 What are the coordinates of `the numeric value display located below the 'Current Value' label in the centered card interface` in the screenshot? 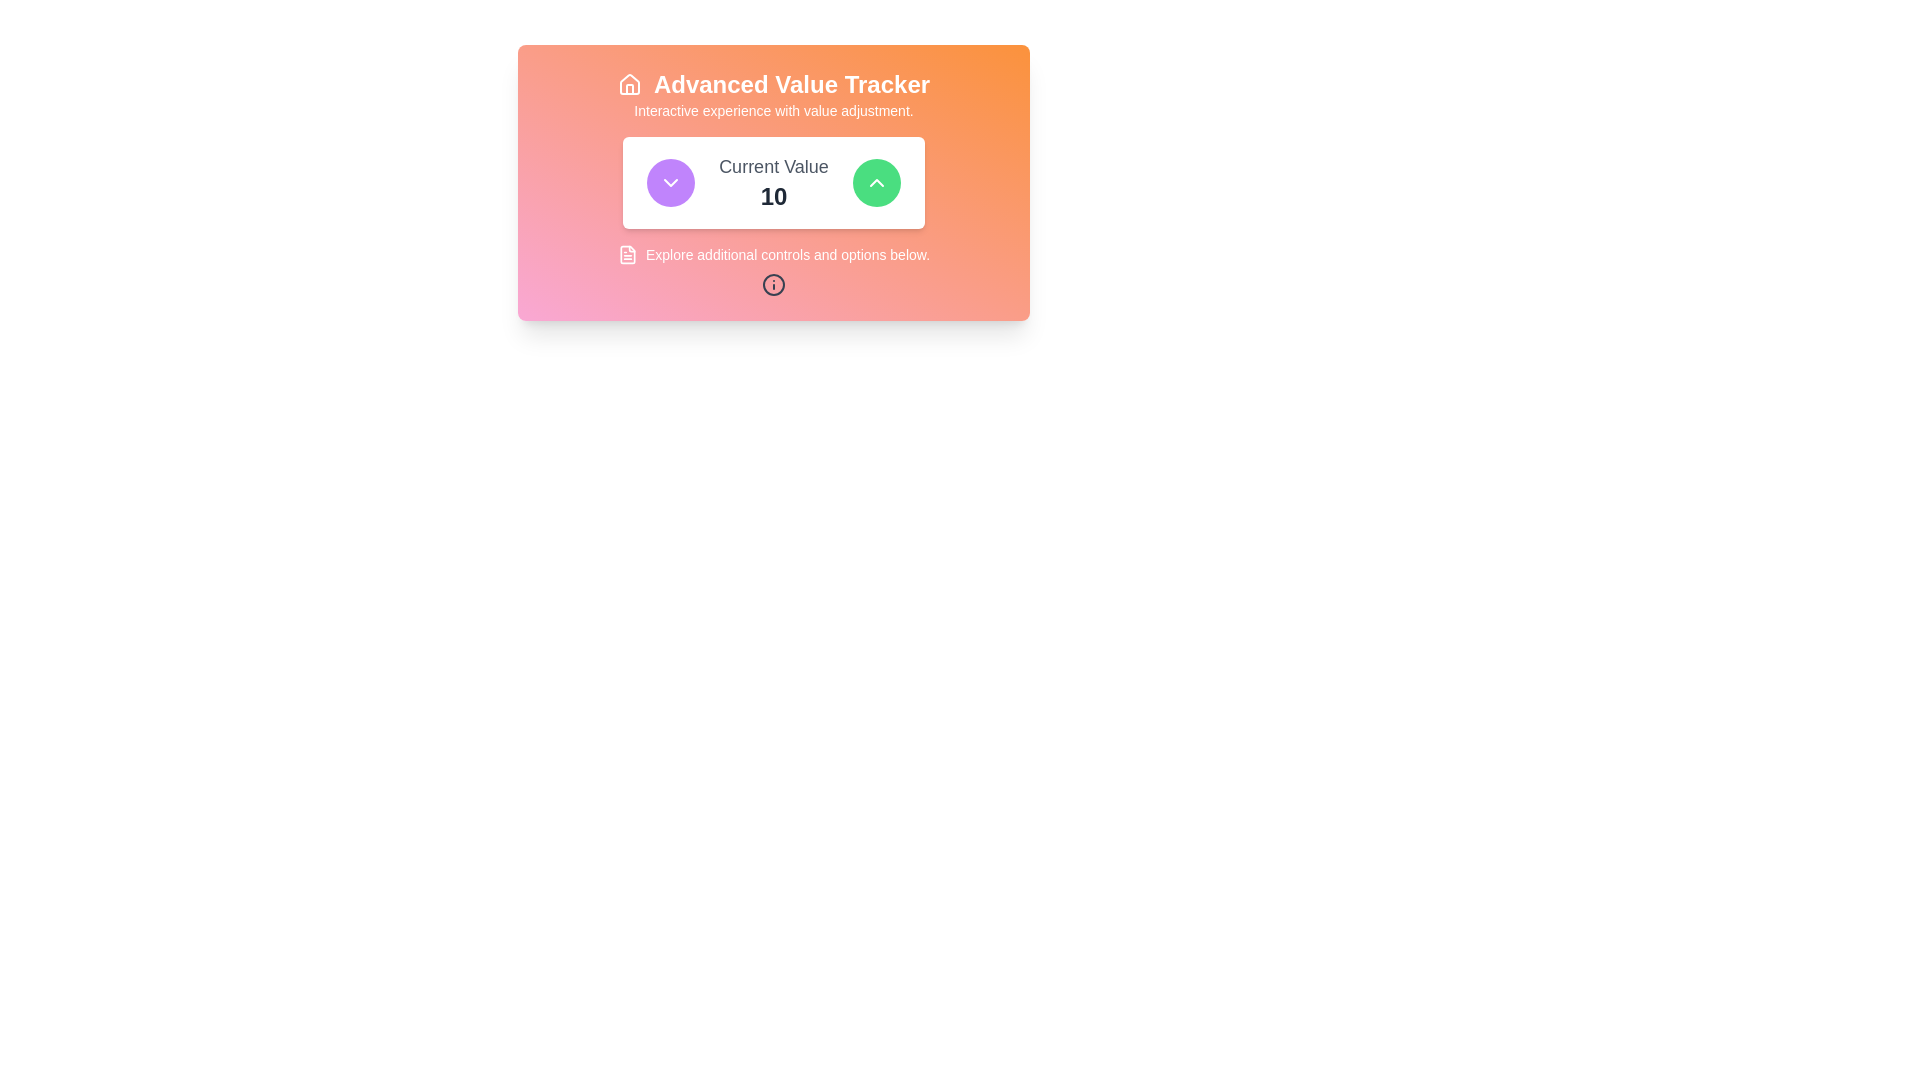 It's located at (772, 196).